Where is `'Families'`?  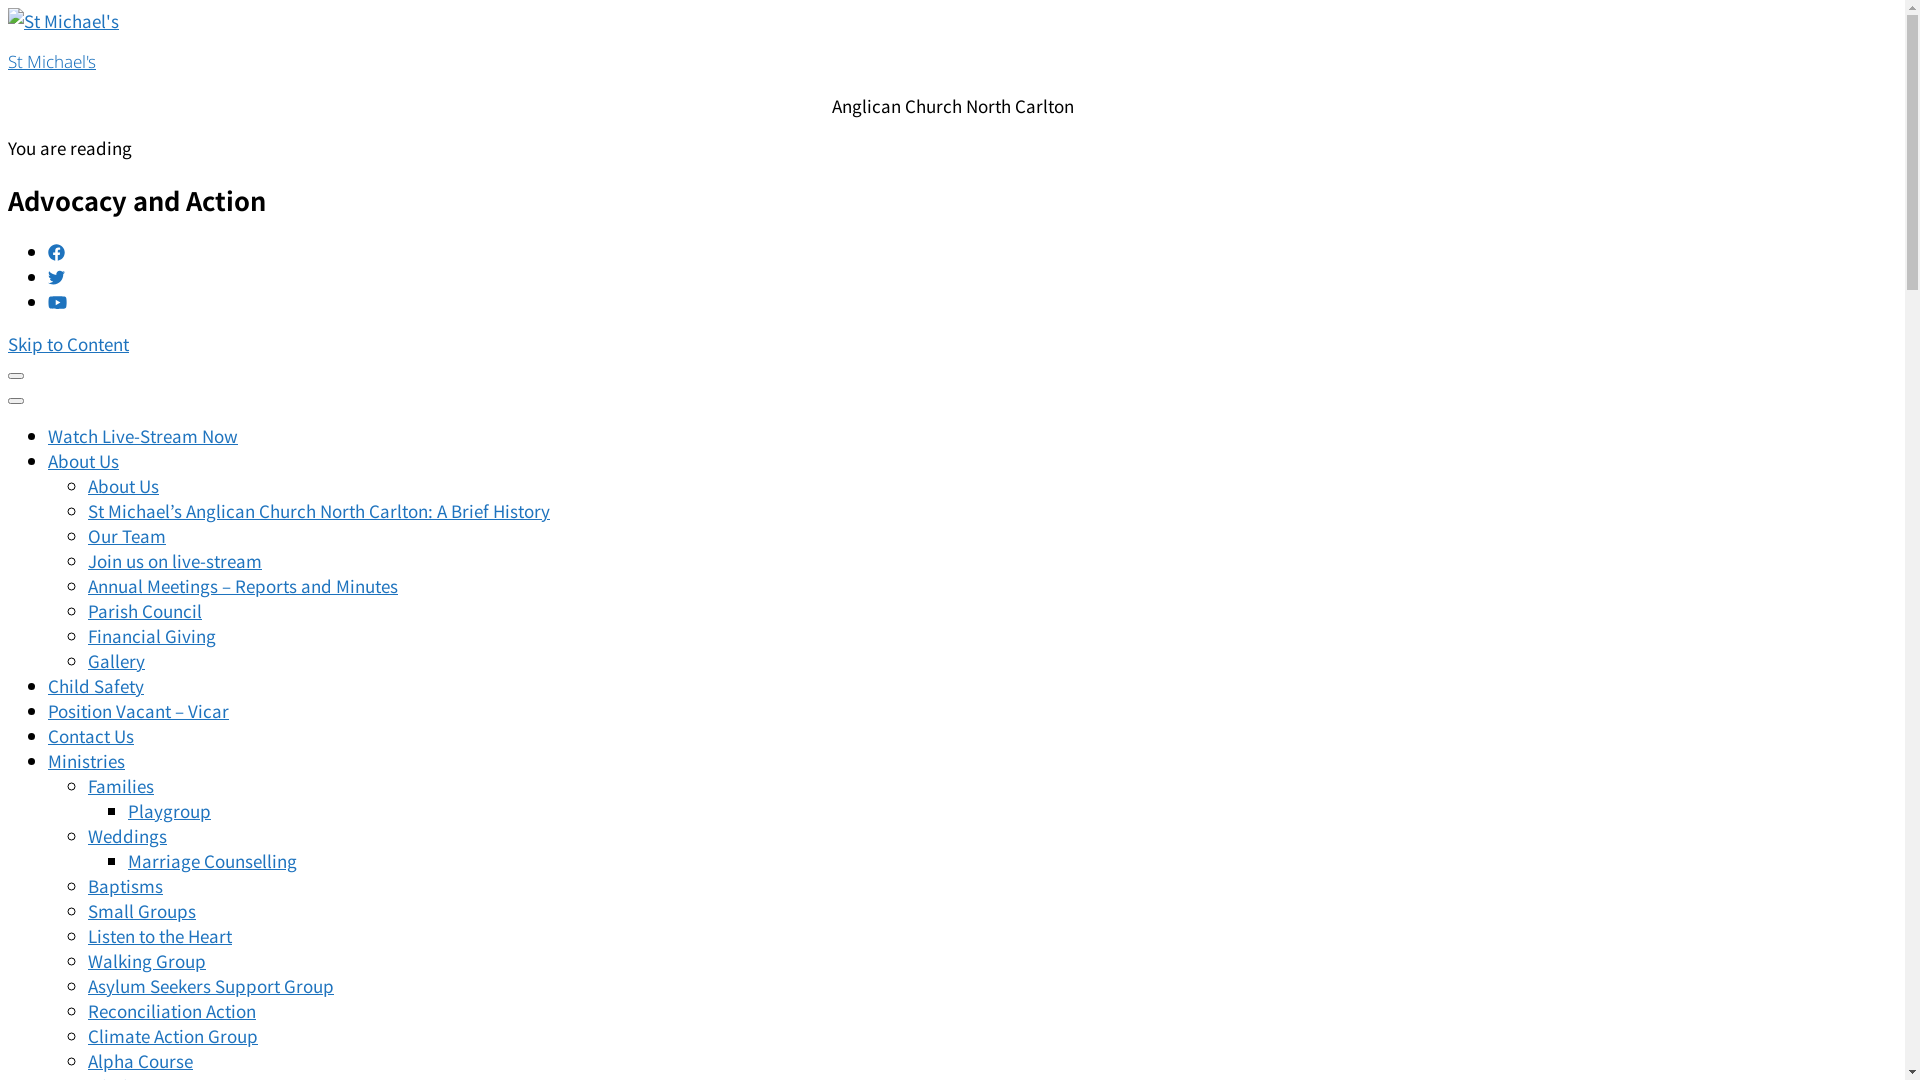
'Families' is located at coordinates (119, 784).